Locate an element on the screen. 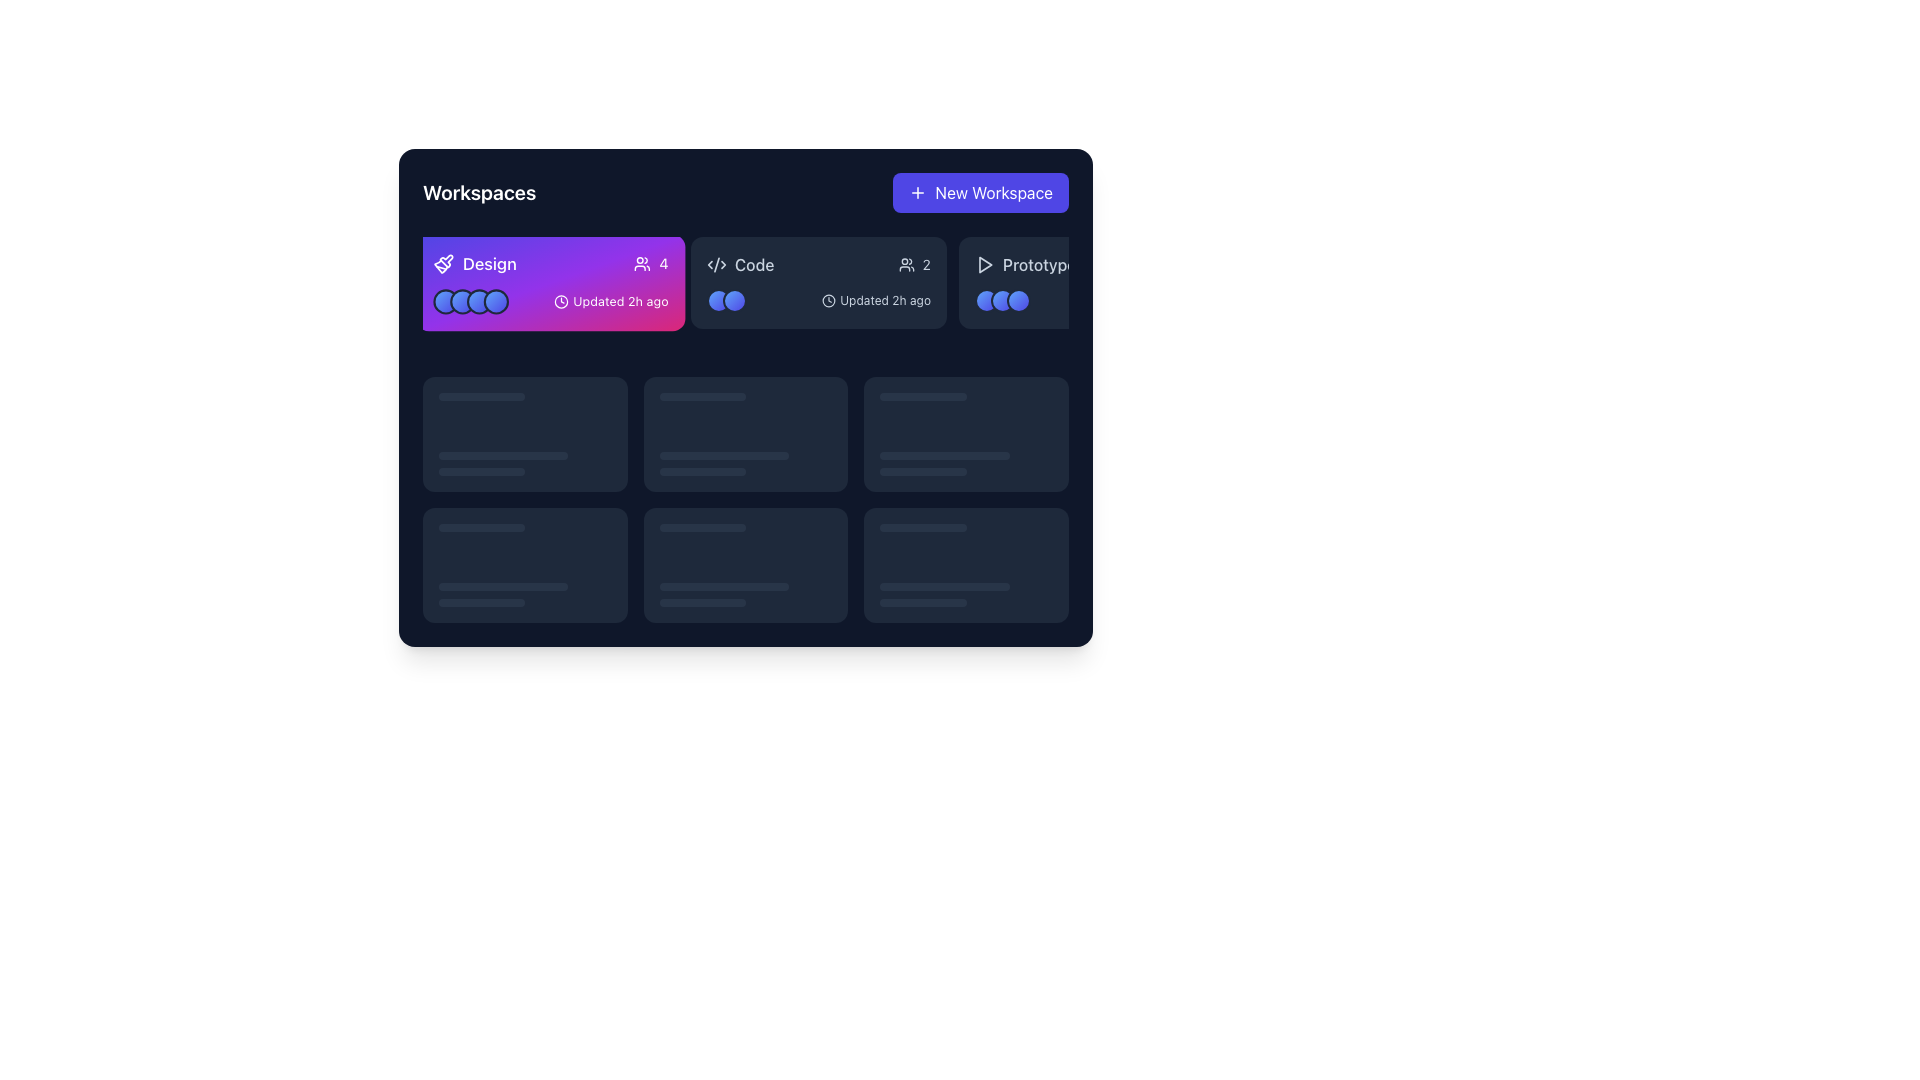  to select or interact with the Placeholder Card, which is a dark rectangular panel with rounded corners located in the third column of the first row of the grid layout is located at coordinates (966, 433).